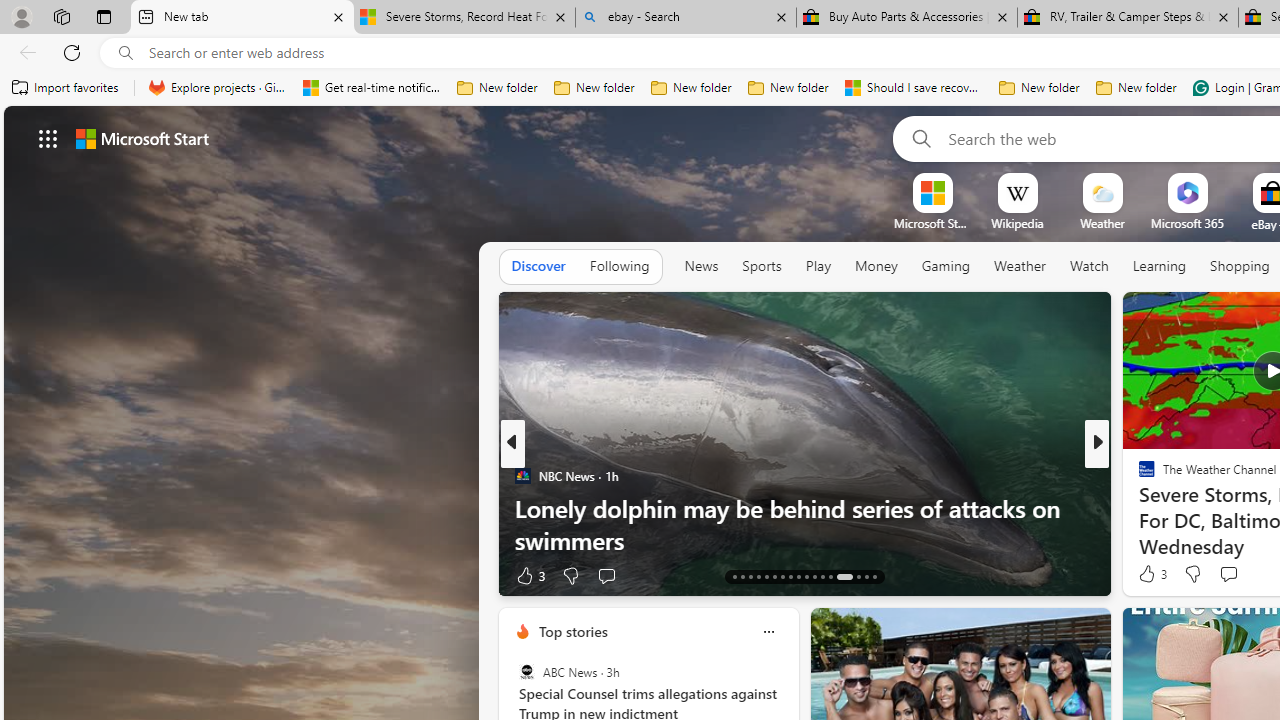 This screenshot has width=1280, height=720. What do you see at coordinates (526, 672) in the screenshot?
I see `'ABC News'` at bounding box center [526, 672].